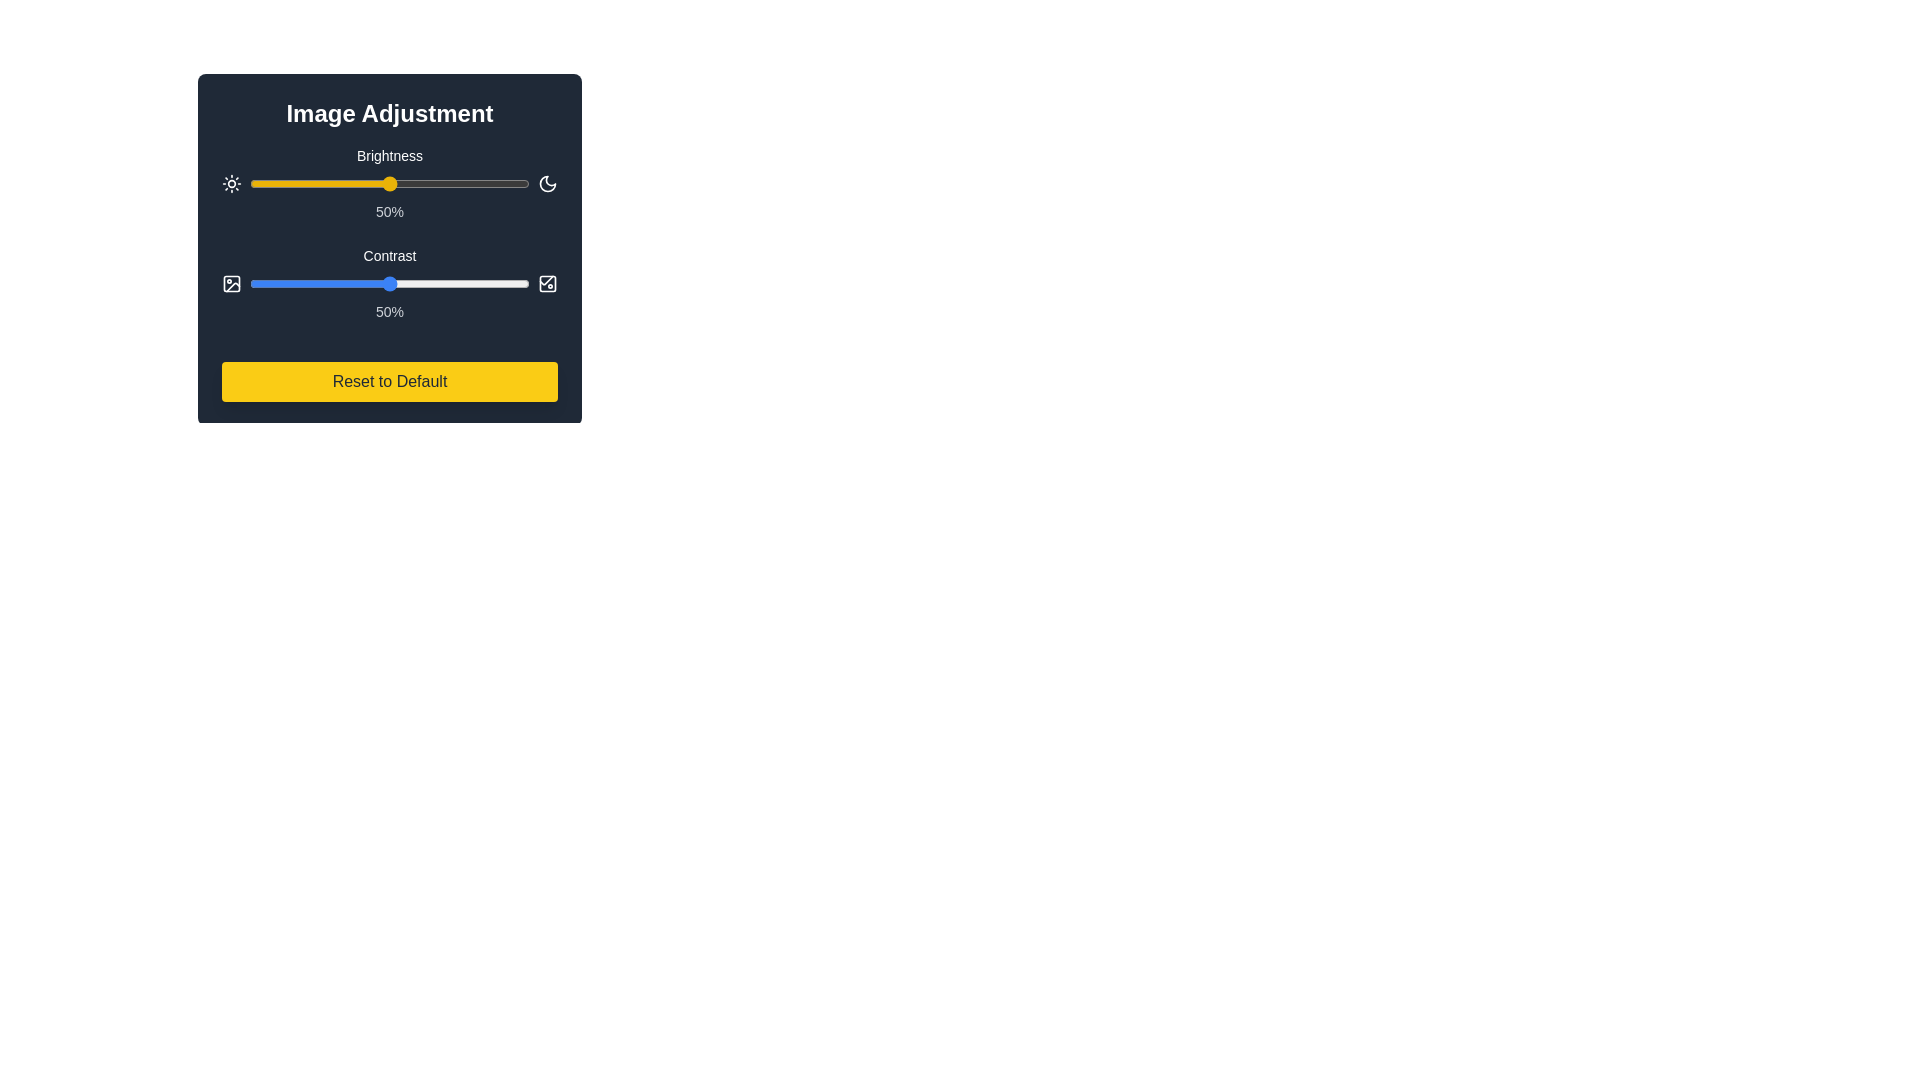 This screenshot has width=1920, height=1080. I want to click on the 'Reset to Default' button located at the bottom of the 'Image Adjustment' modal to reset the settings, so click(389, 381).